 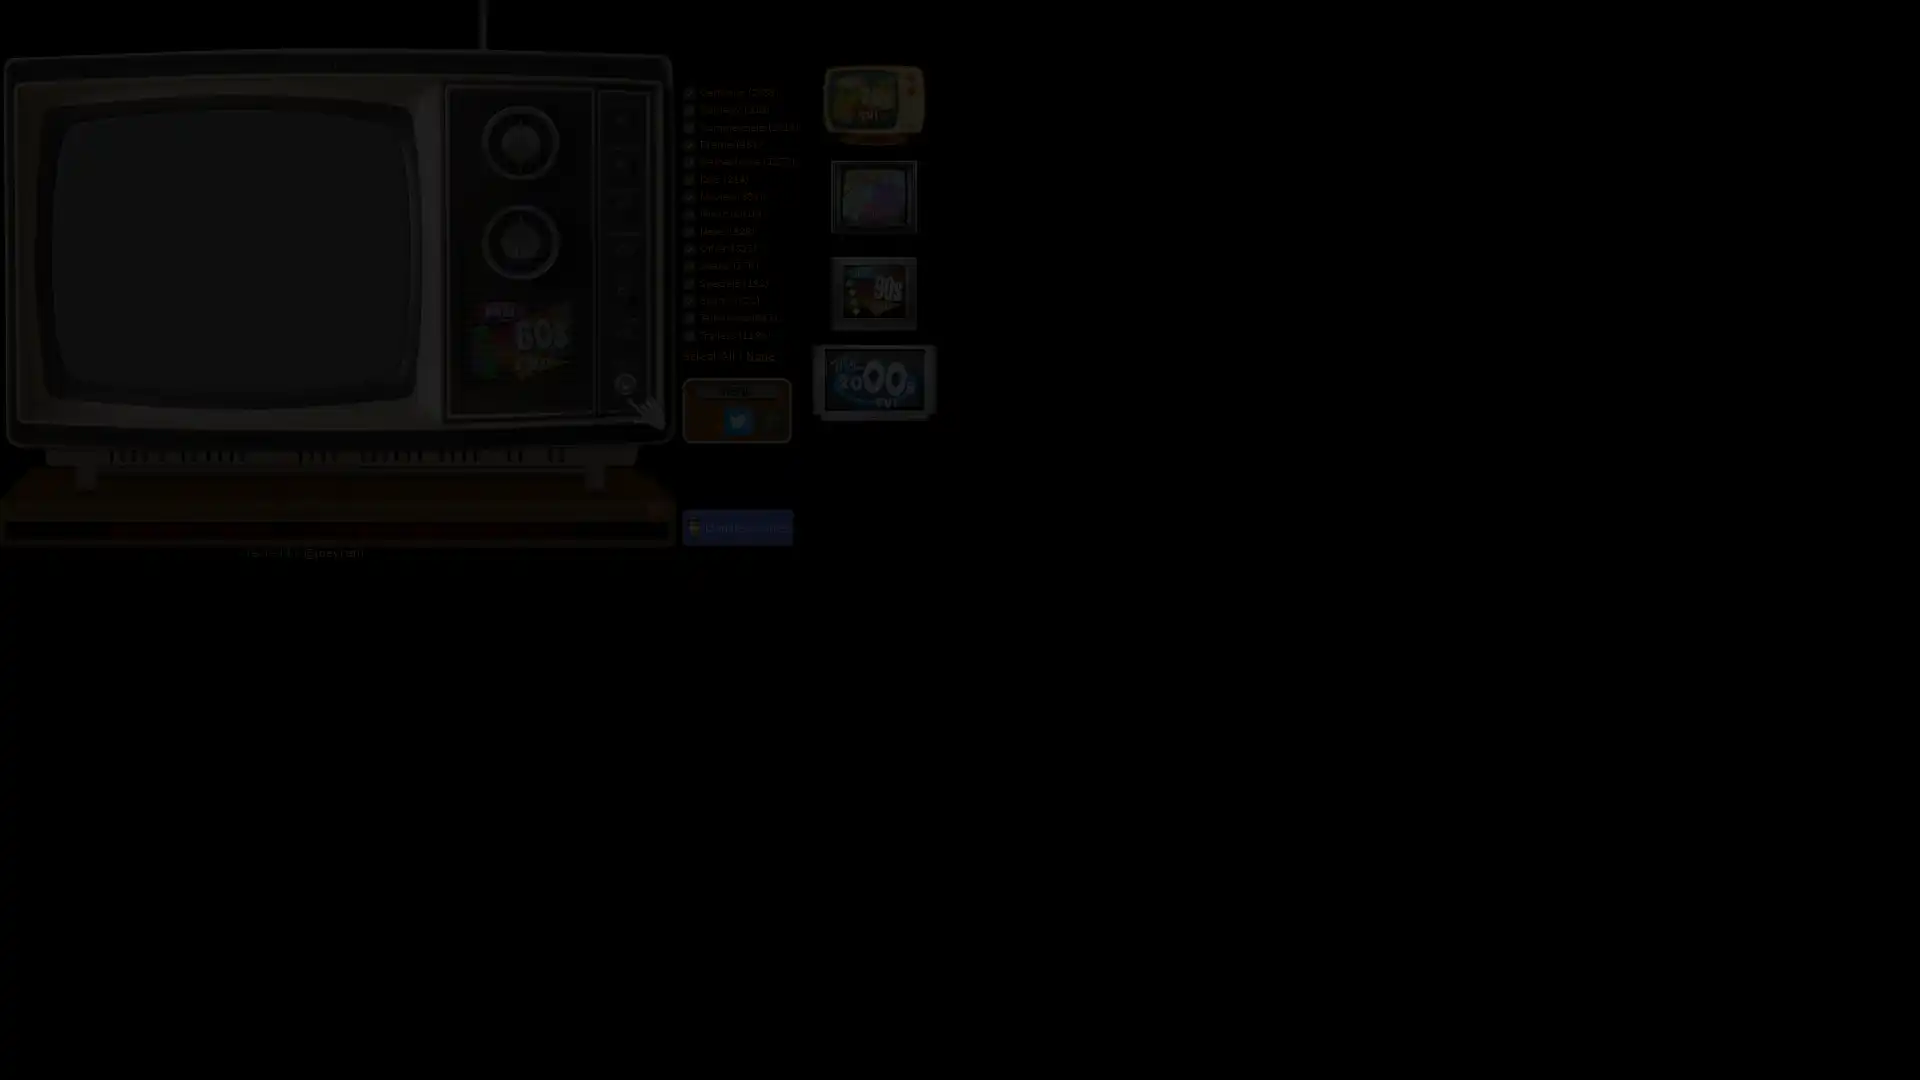 What do you see at coordinates (734, 390) in the screenshot?
I see `MENU` at bounding box center [734, 390].